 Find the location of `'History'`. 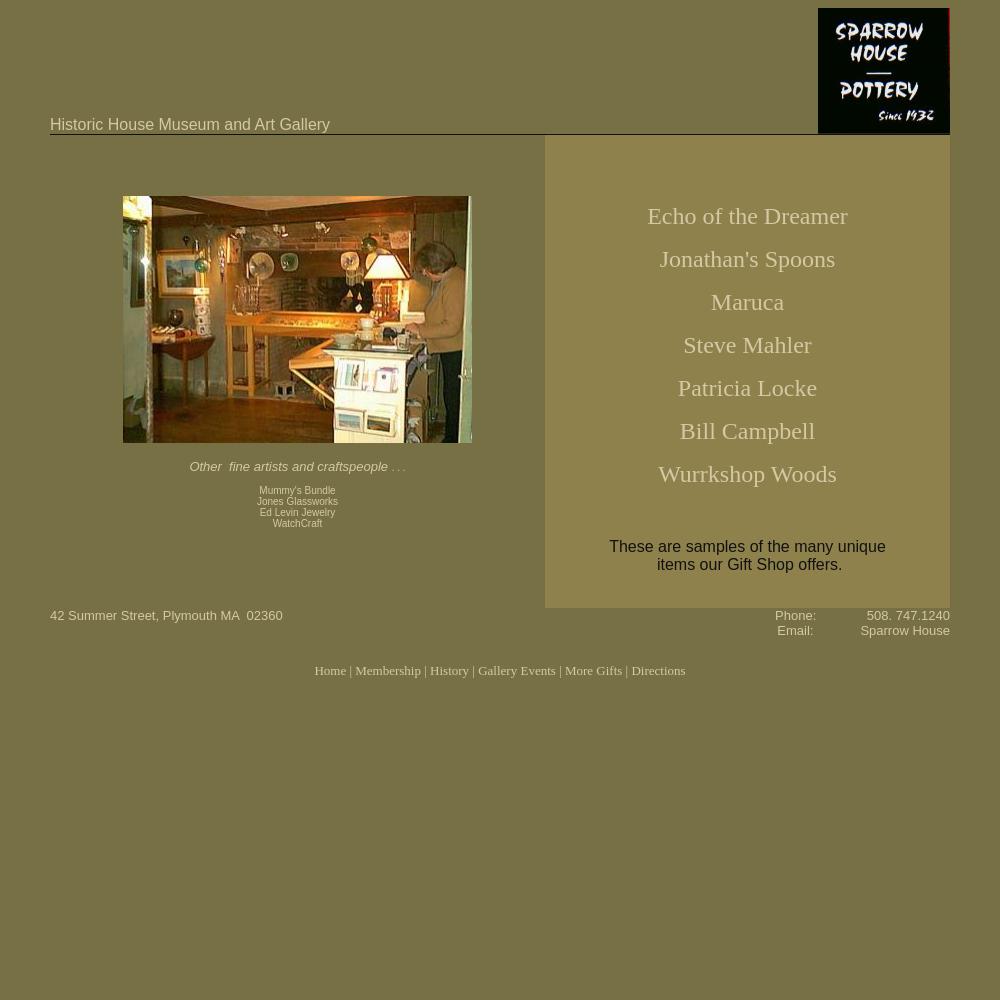

'History' is located at coordinates (430, 670).